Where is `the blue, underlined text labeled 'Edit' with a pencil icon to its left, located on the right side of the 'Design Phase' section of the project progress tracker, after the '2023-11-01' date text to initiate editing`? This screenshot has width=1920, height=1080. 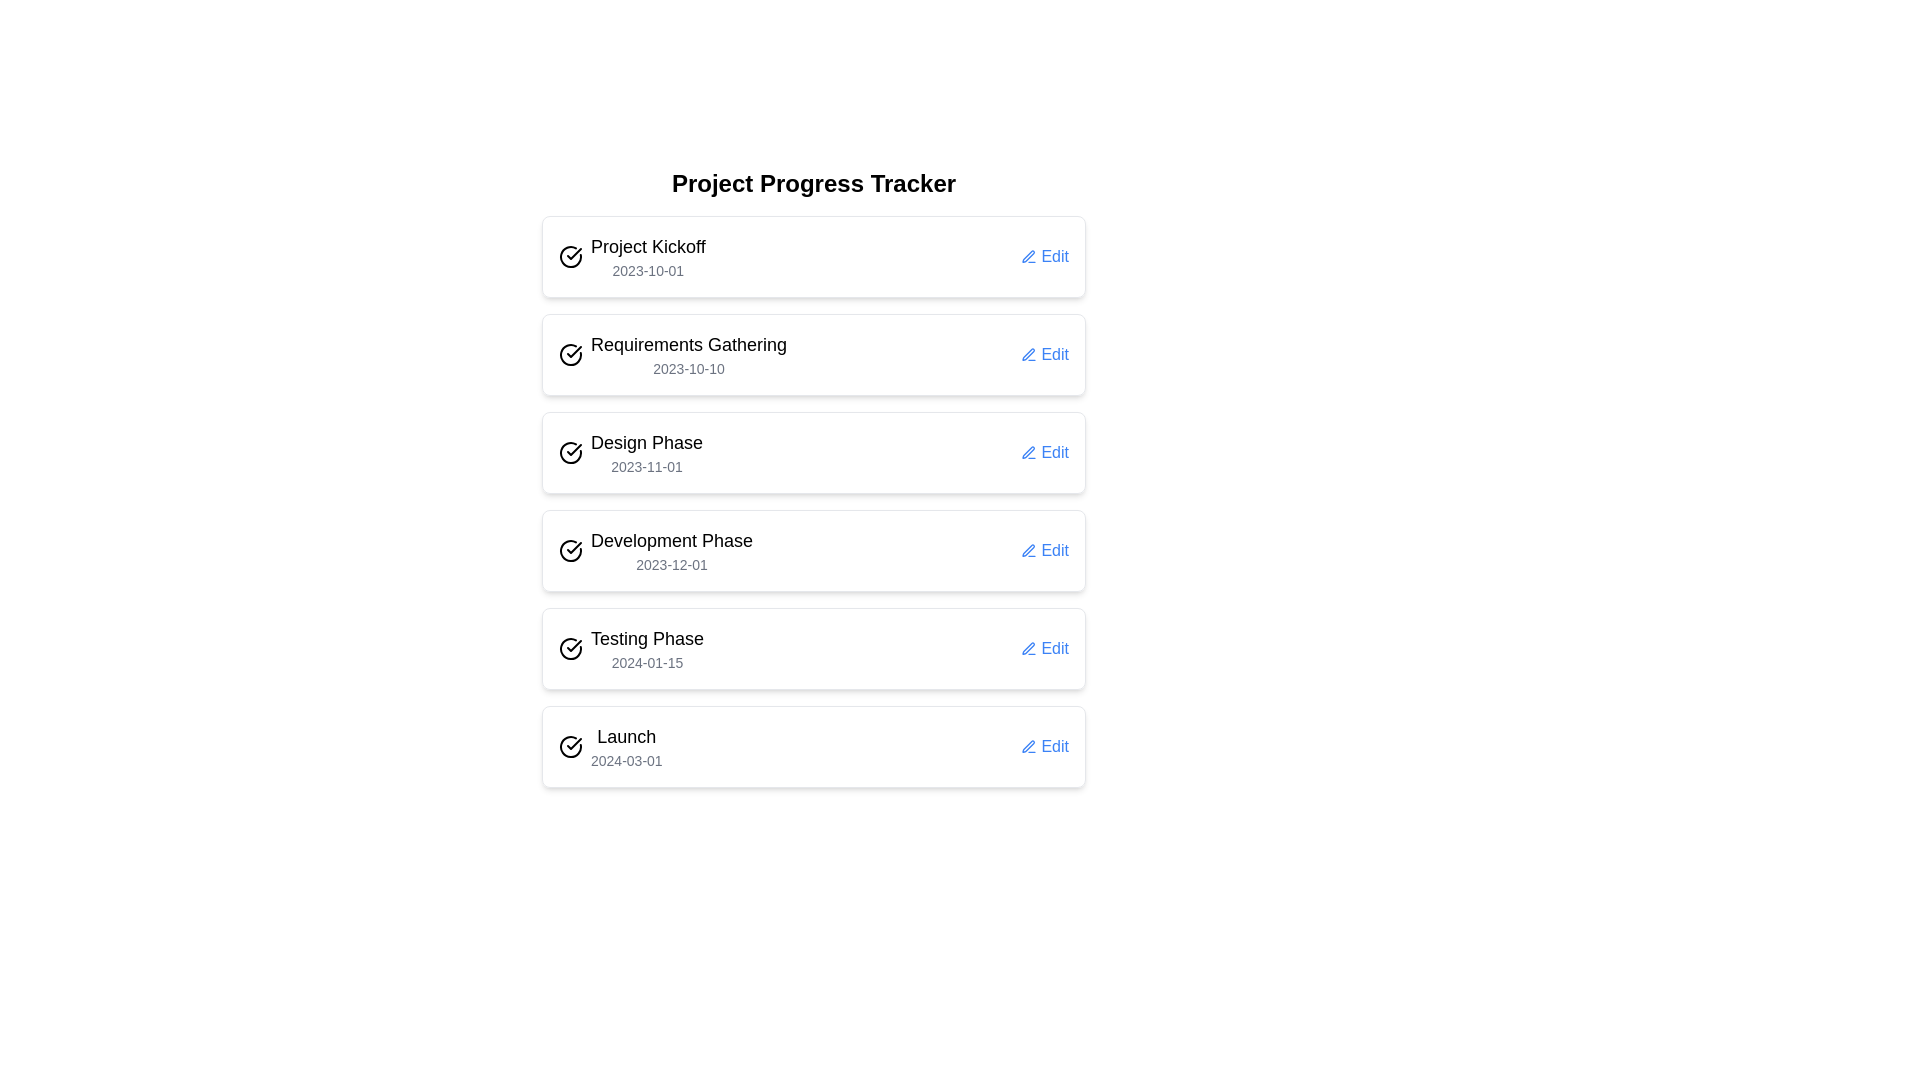 the blue, underlined text labeled 'Edit' with a pencil icon to its left, located on the right side of the 'Design Phase' section of the project progress tracker, after the '2023-11-01' date text to initiate editing is located at coordinates (1044, 452).